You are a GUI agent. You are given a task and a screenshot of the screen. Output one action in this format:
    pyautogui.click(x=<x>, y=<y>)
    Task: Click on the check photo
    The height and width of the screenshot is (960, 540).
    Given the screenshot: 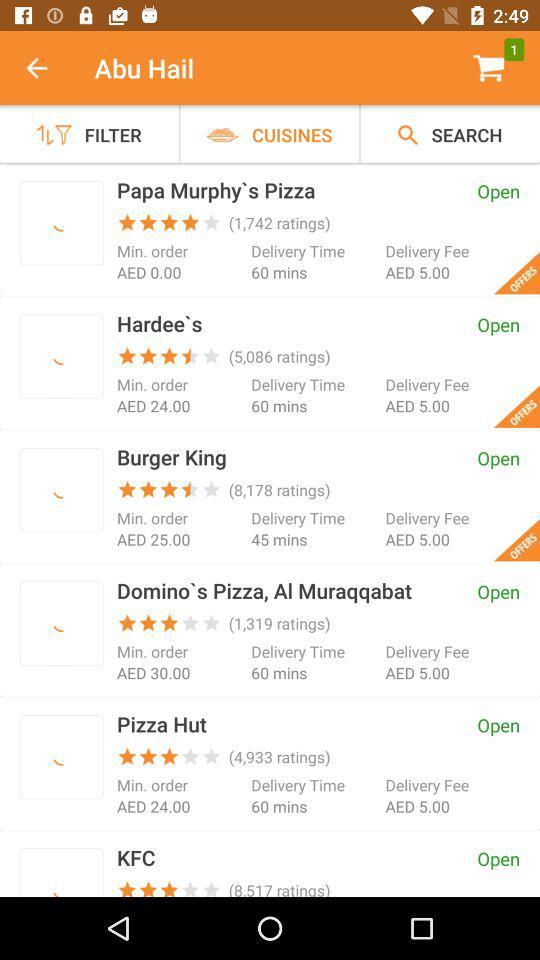 What is the action you would take?
    pyautogui.click(x=61, y=356)
    